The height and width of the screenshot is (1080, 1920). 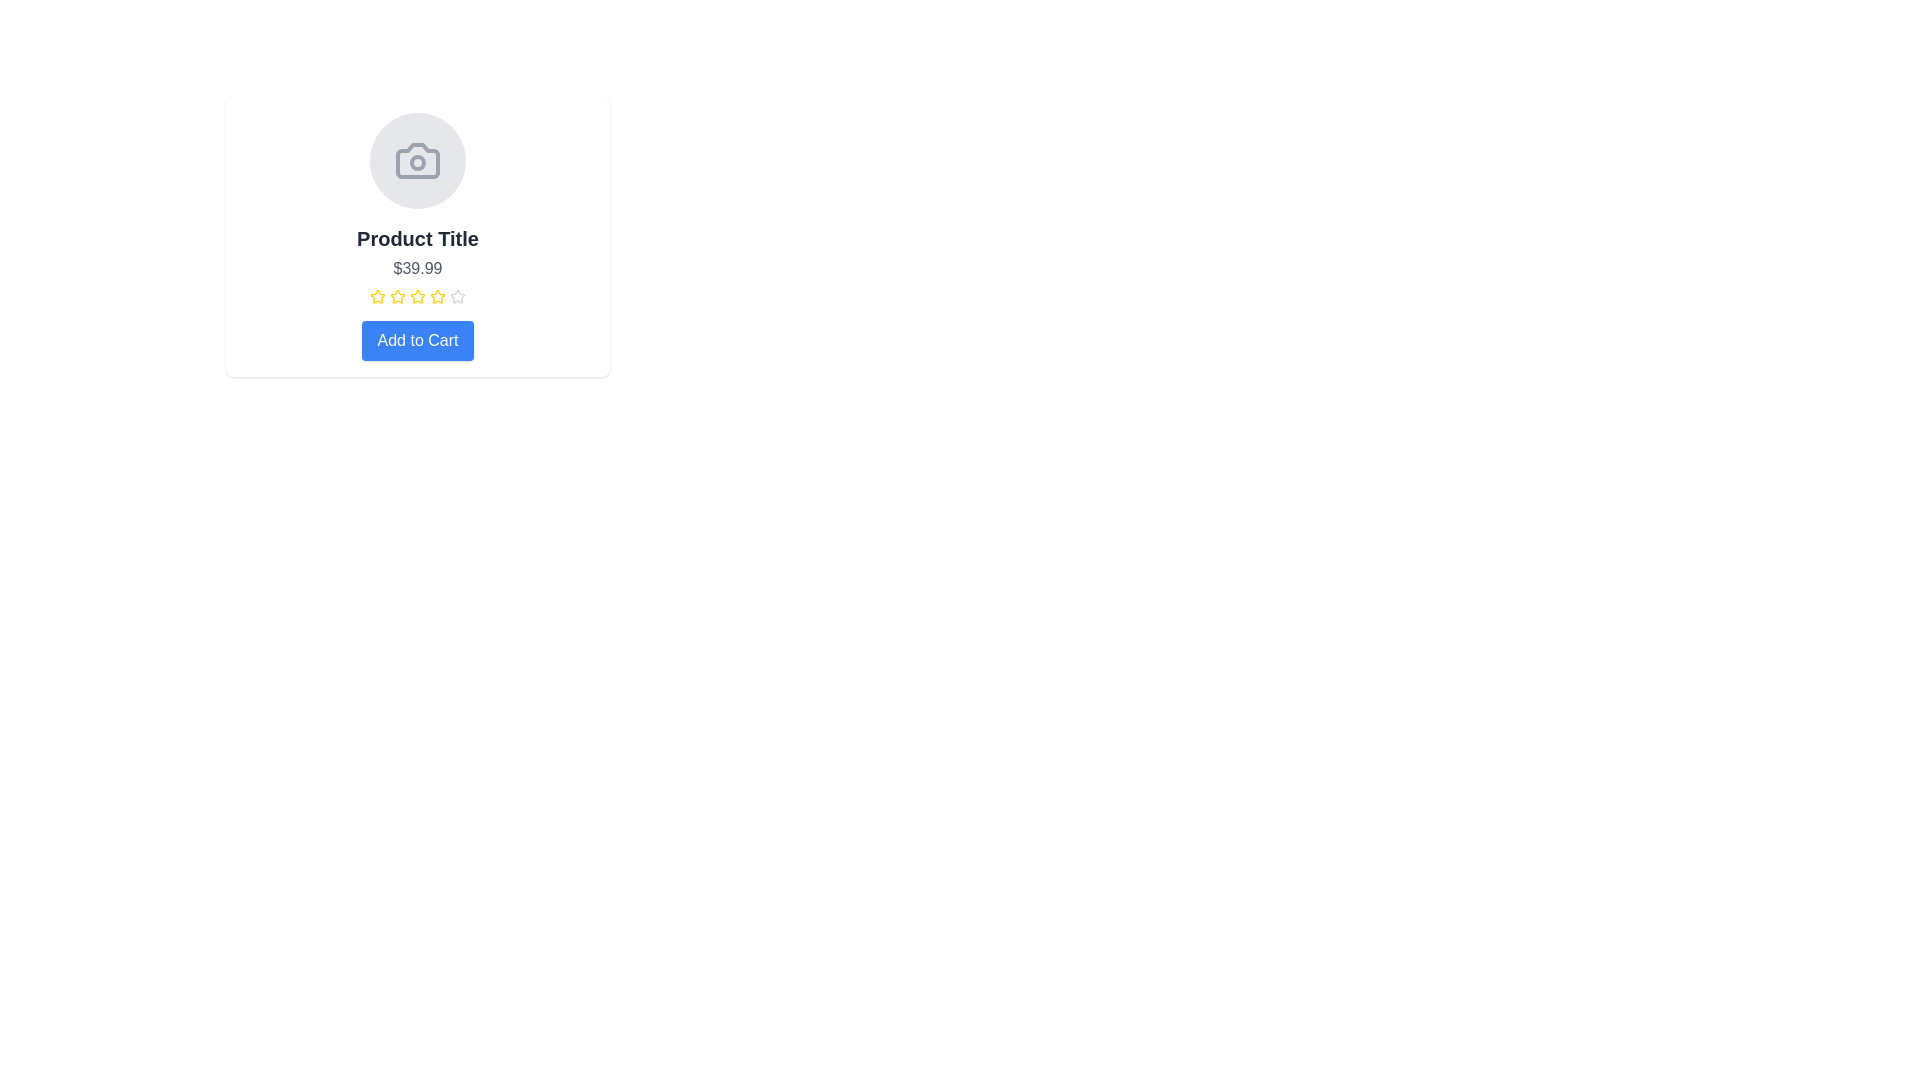 What do you see at coordinates (378, 297) in the screenshot?
I see `the first interactive star icon in the rating scale` at bounding box center [378, 297].